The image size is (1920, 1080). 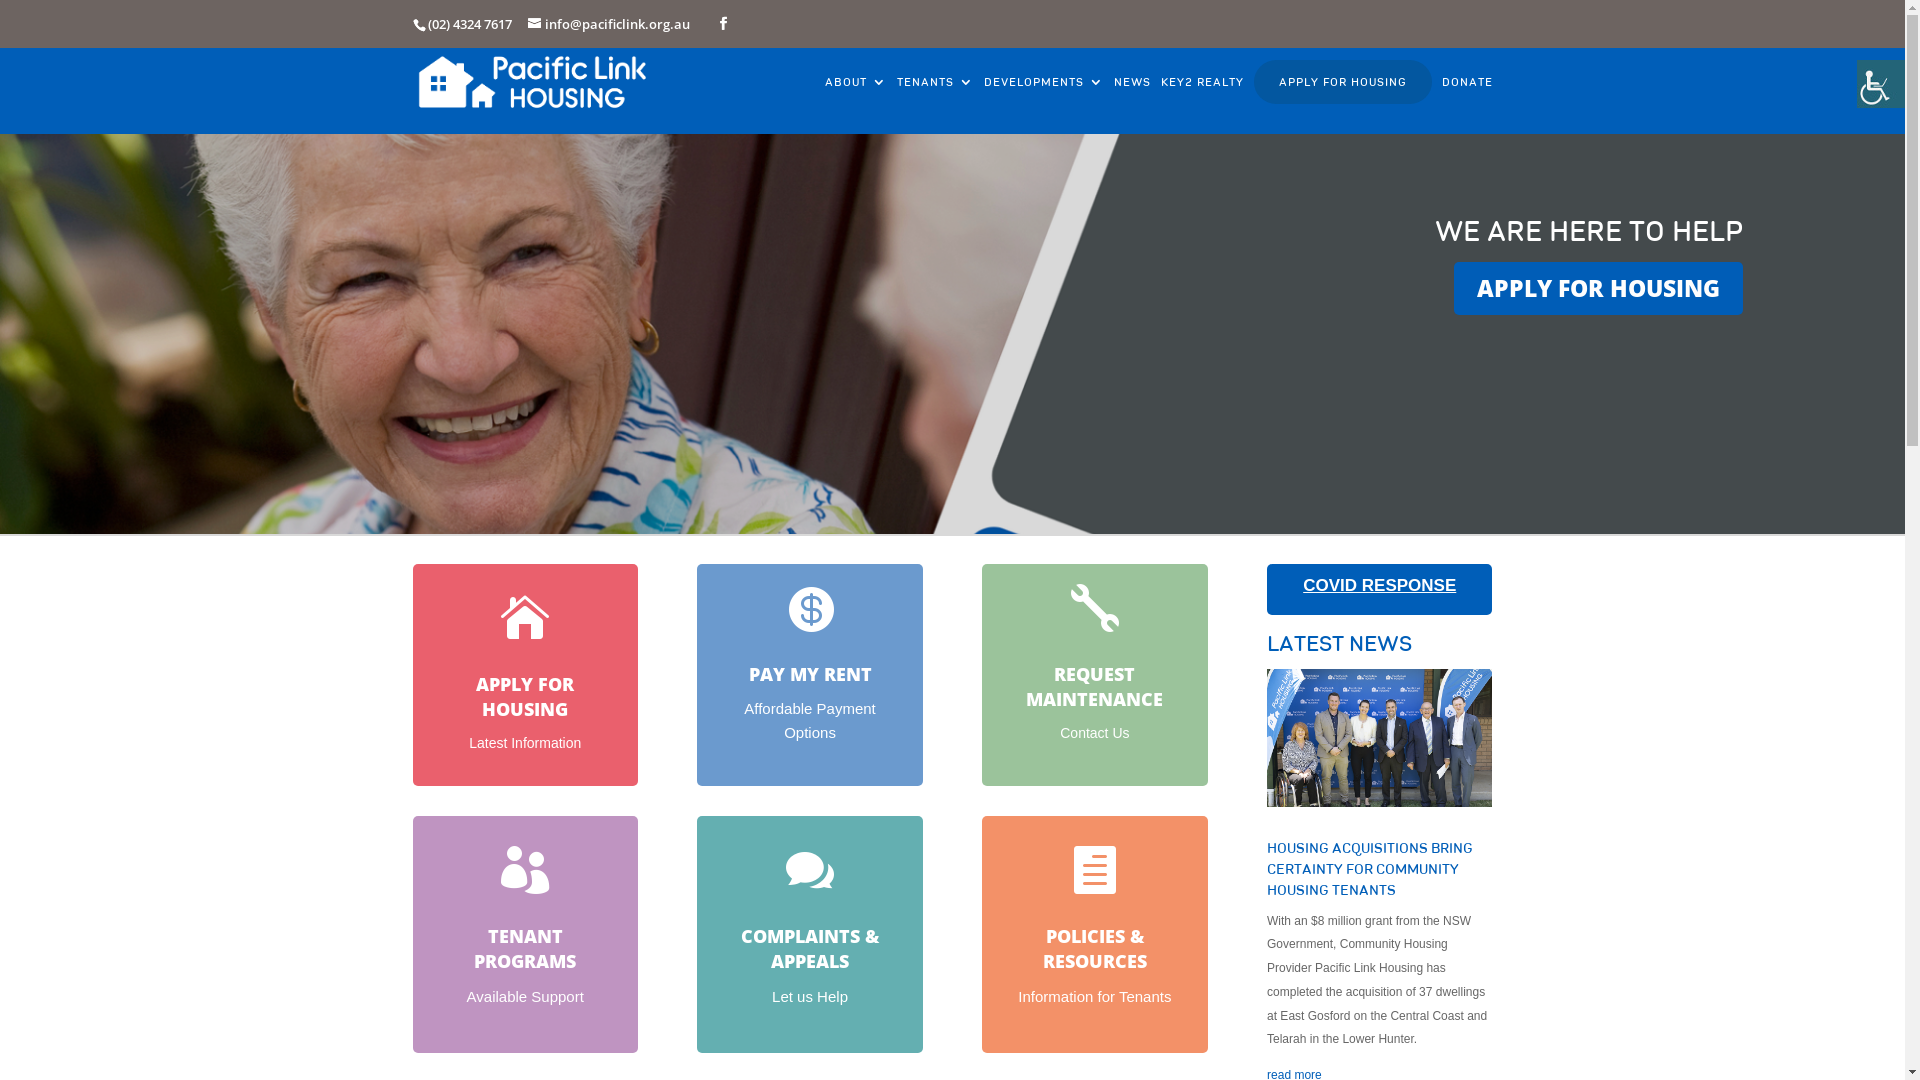 I want to click on 'Let us Help', so click(x=810, y=996).